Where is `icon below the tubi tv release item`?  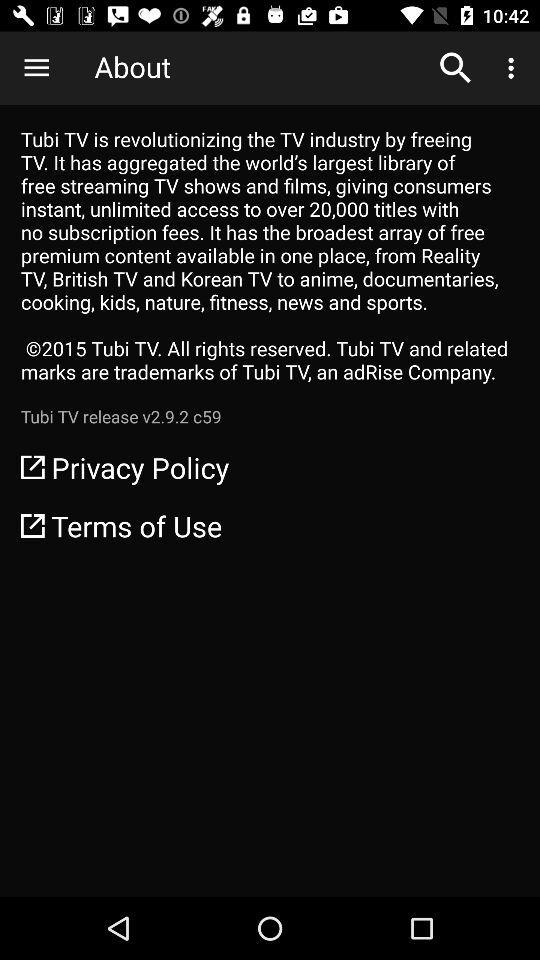
icon below the tubi tv release item is located at coordinates (270, 467).